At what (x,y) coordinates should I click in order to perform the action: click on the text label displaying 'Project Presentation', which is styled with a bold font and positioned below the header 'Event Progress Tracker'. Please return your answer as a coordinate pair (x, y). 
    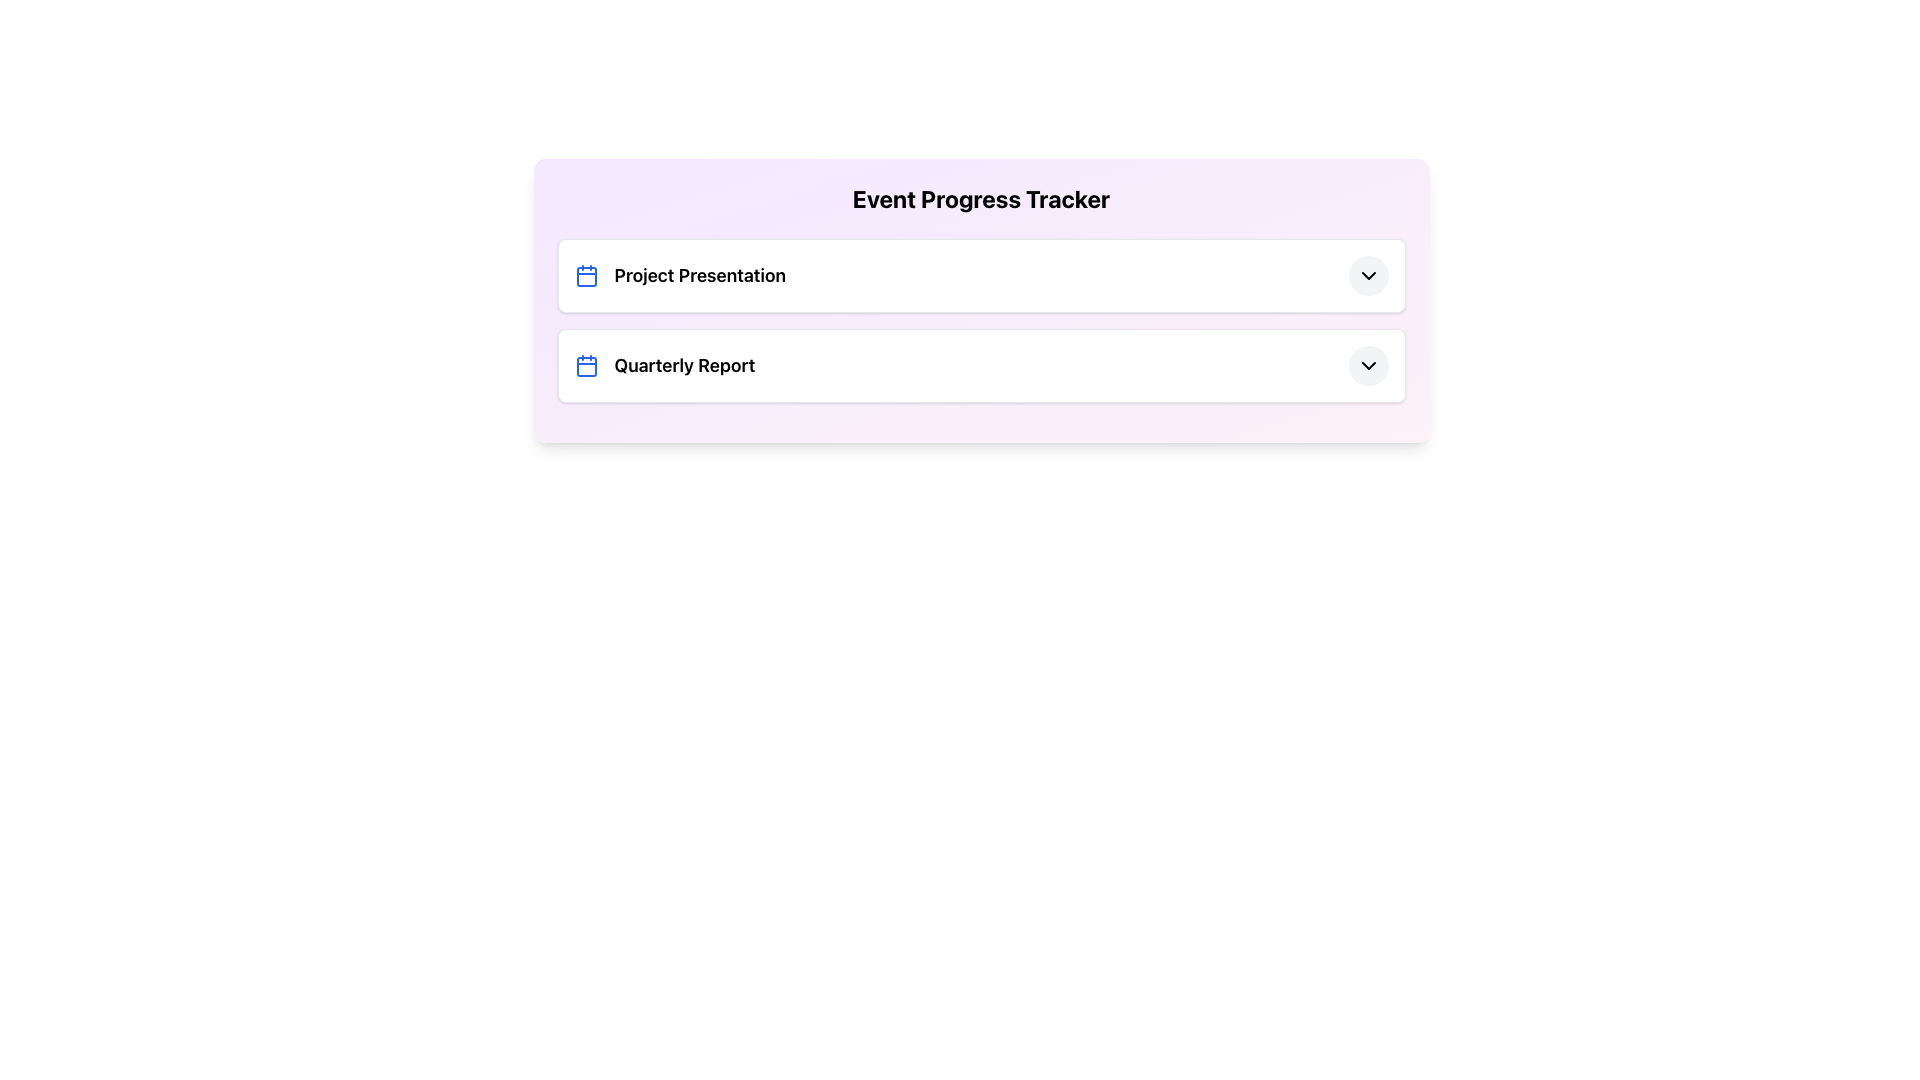
    Looking at the image, I should click on (700, 276).